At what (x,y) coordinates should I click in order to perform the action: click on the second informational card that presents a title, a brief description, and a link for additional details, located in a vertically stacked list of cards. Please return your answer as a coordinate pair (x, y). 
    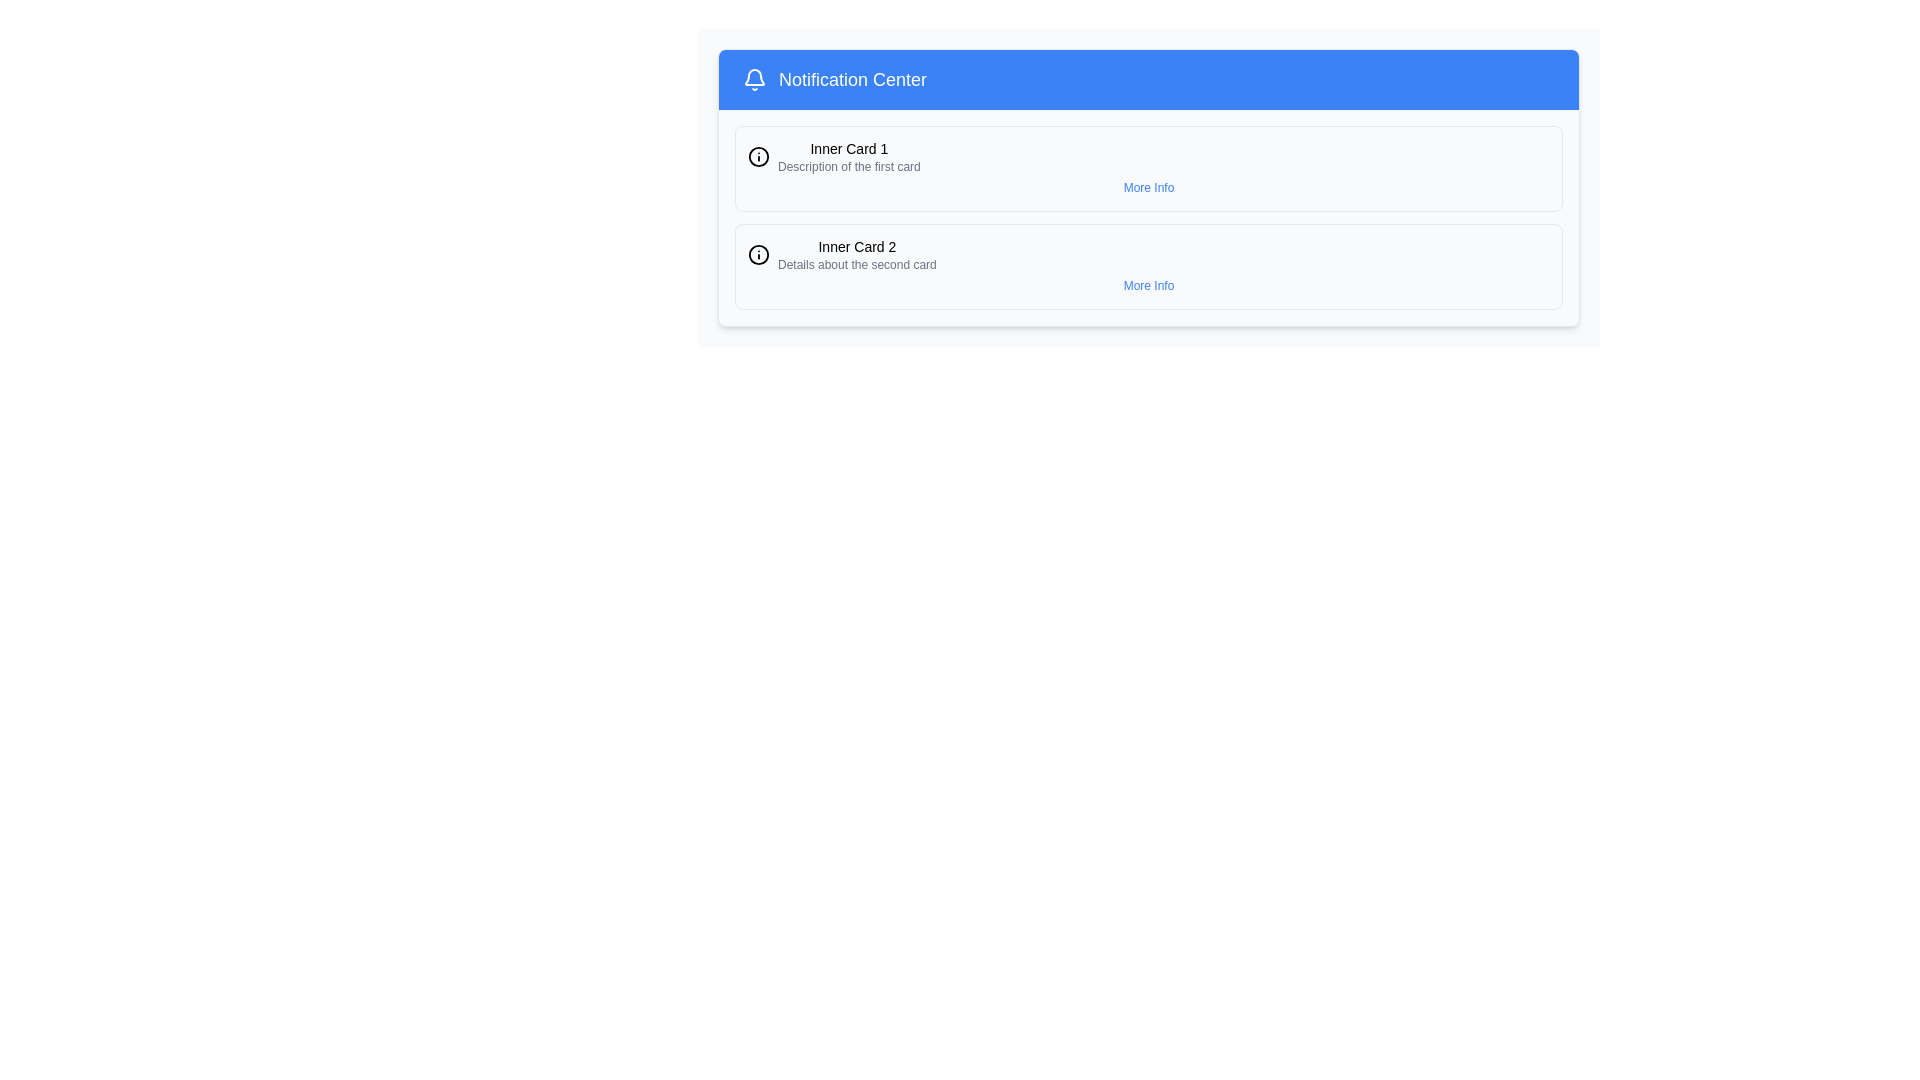
    Looking at the image, I should click on (1148, 265).